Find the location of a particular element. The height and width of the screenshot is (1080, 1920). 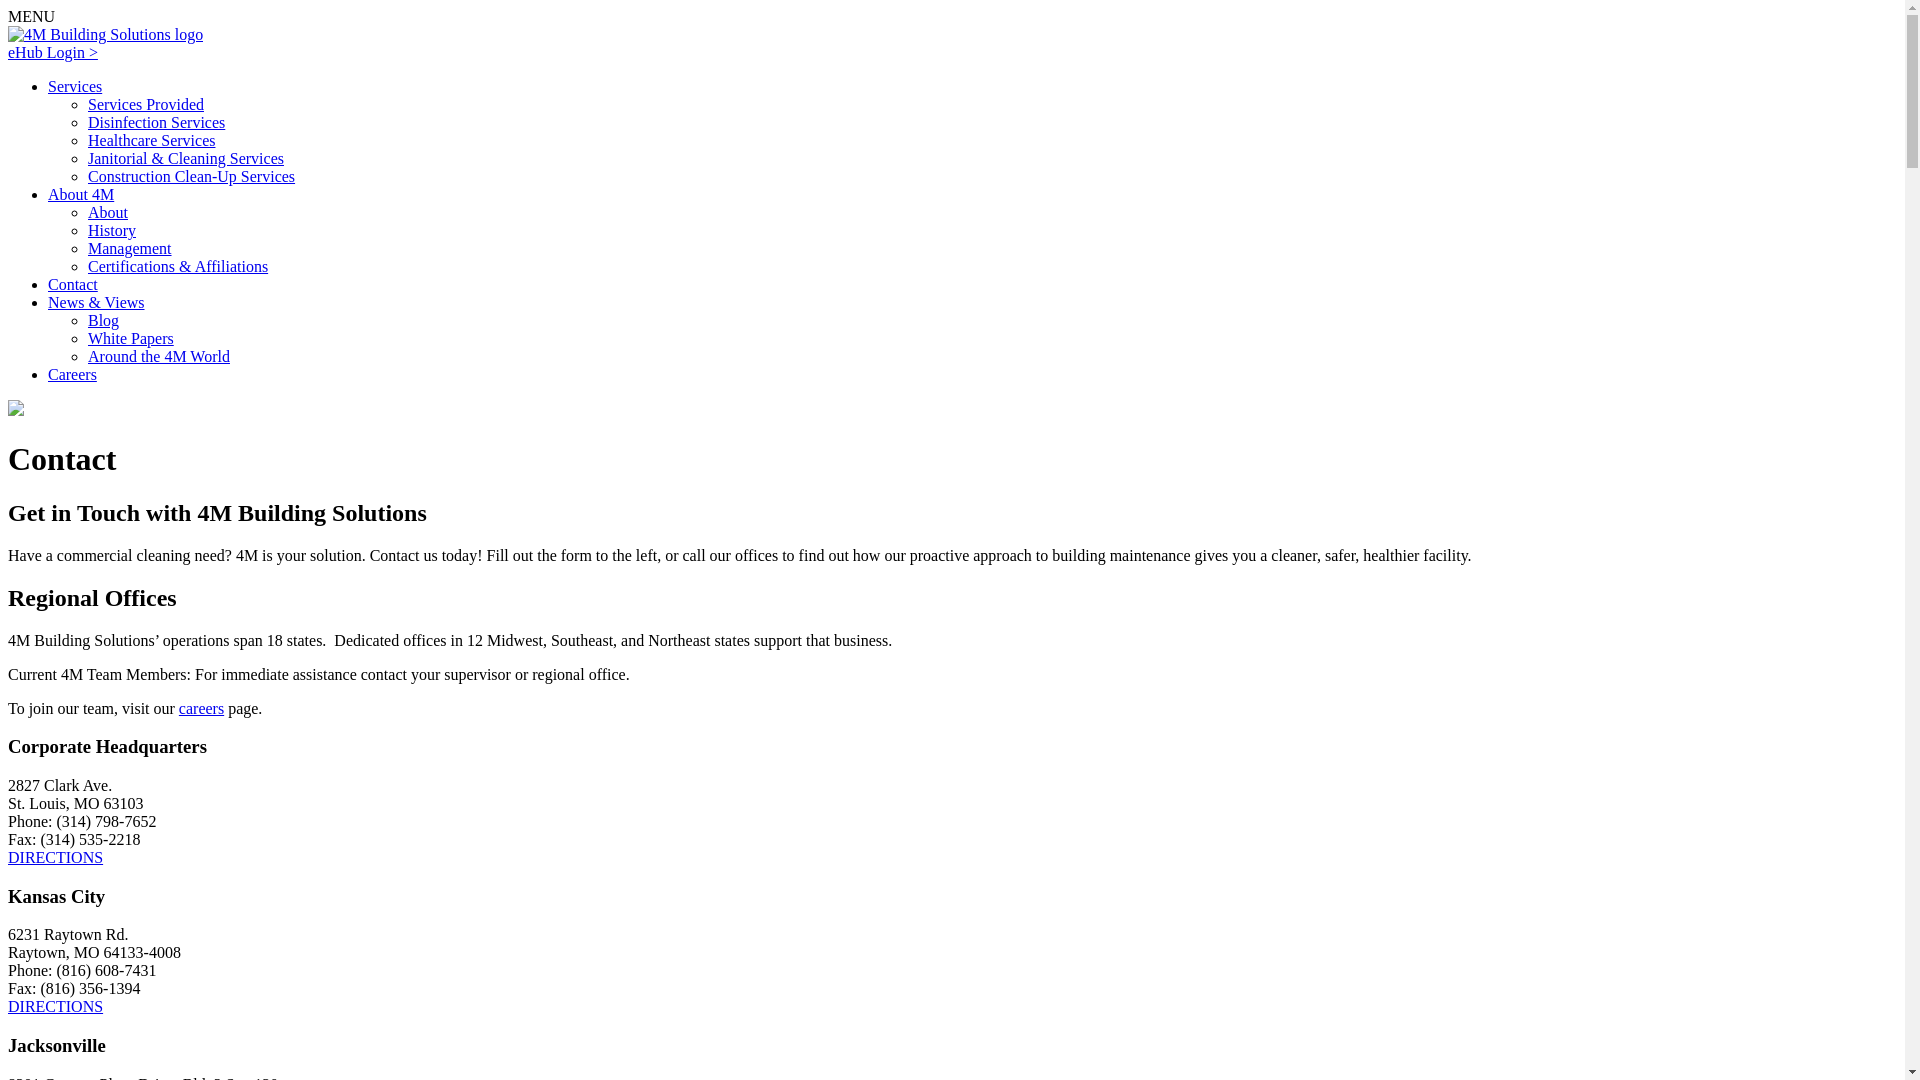

'White Papers' is located at coordinates (86, 337).